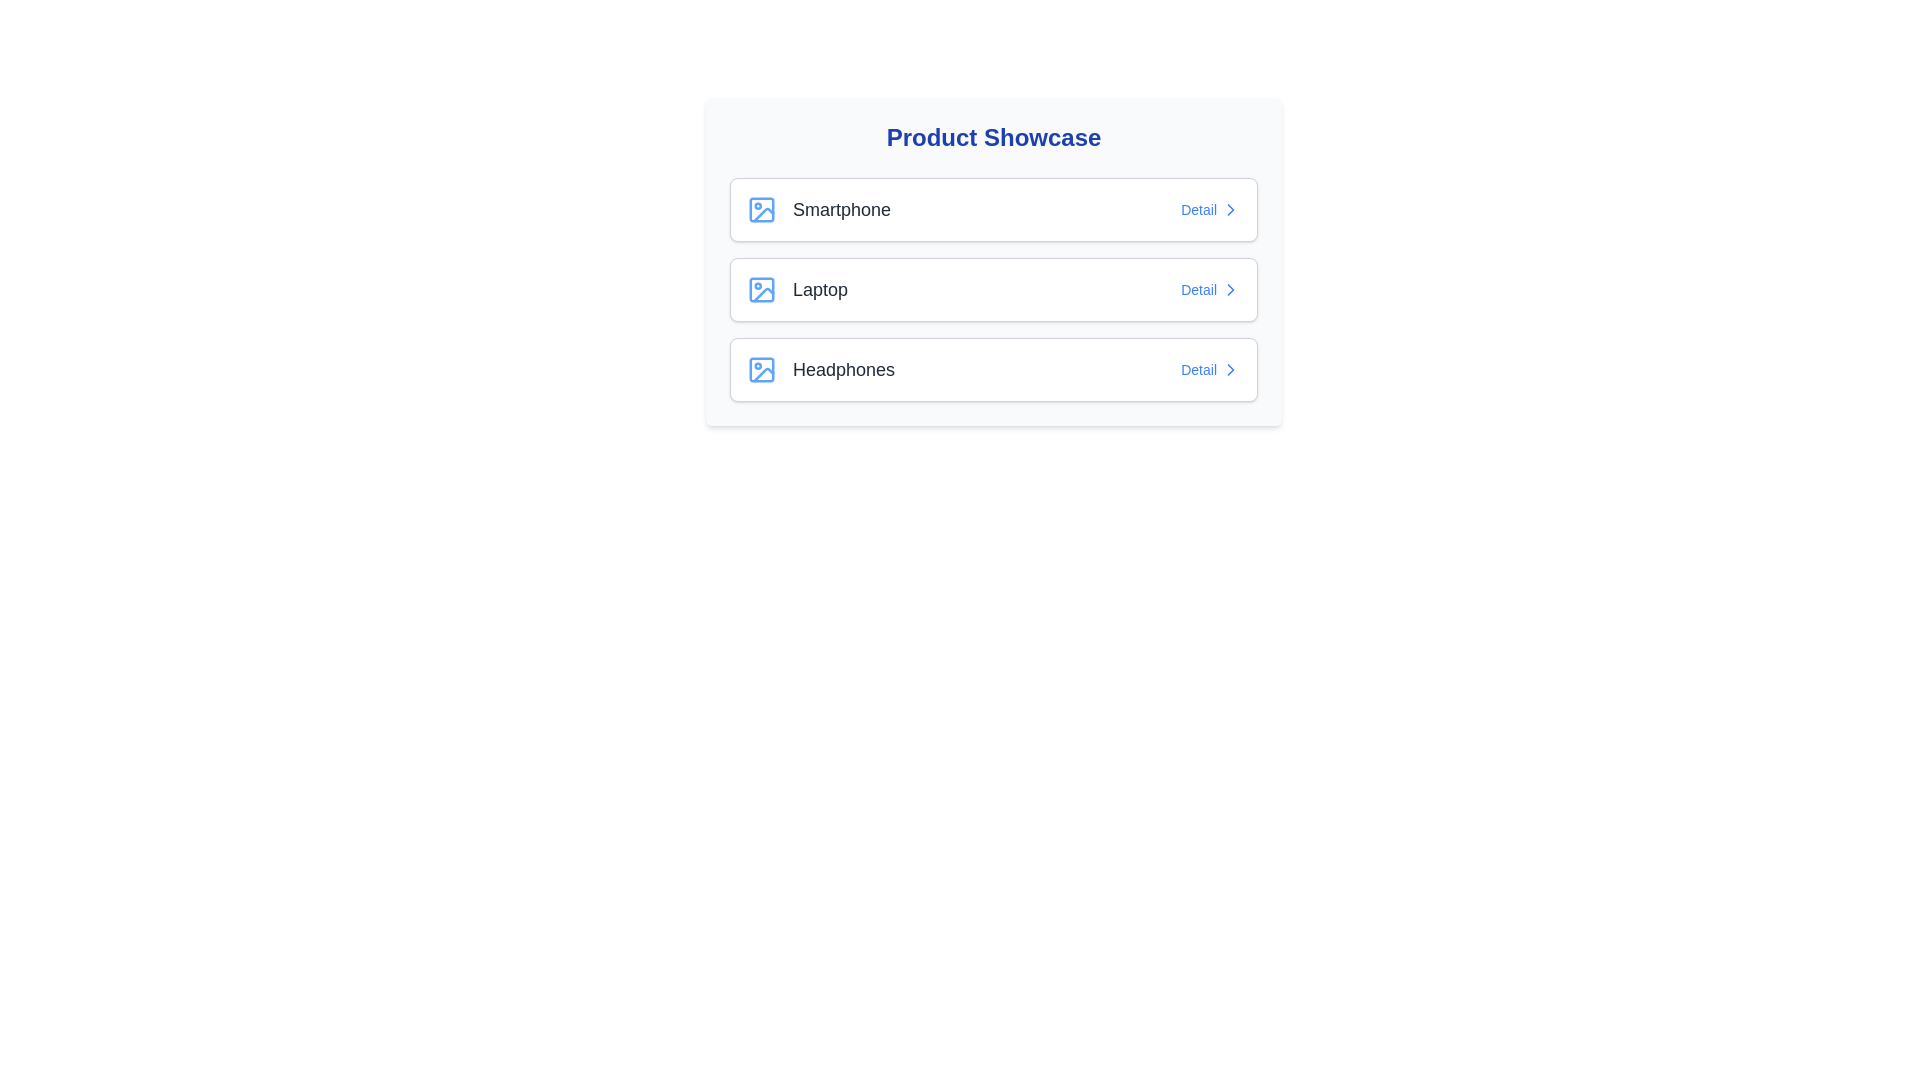 Image resolution: width=1920 pixels, height=1080 pixels. I want to click on the text description of the product Smartphone for copying, so click(819, 209).